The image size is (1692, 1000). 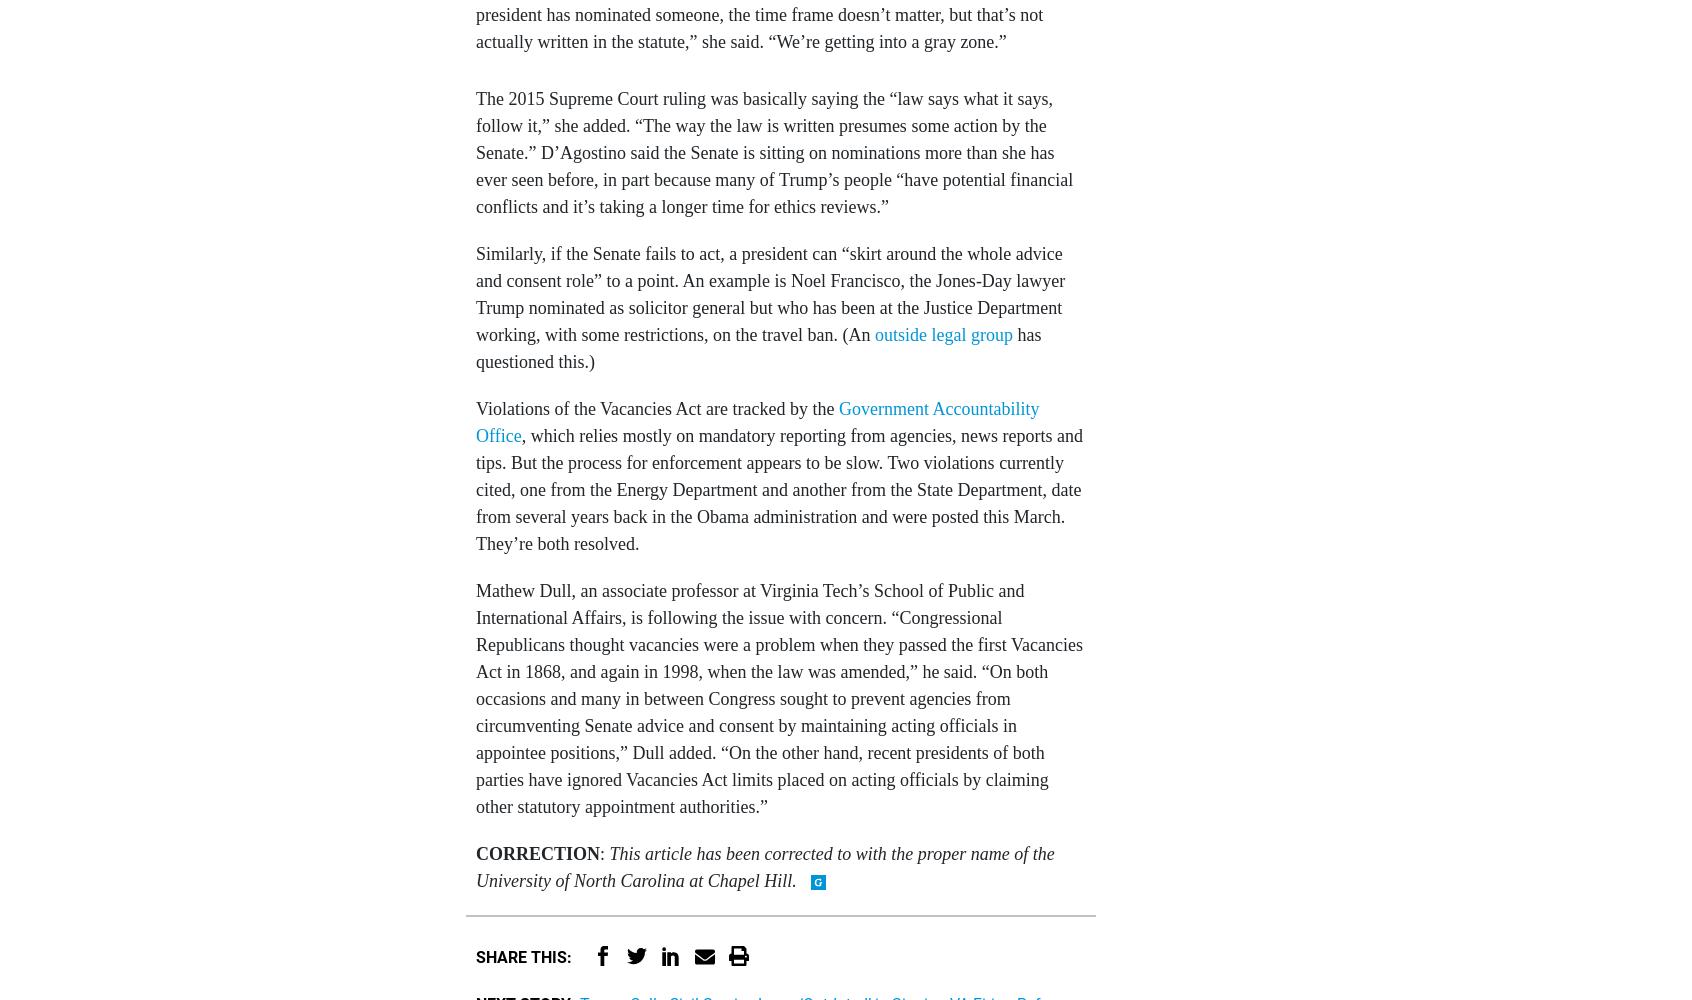 I want to click on 'This article has been corrected to with the proper name of the University of North Carolina at Chapel Hill.', so click(x=763, y=865).